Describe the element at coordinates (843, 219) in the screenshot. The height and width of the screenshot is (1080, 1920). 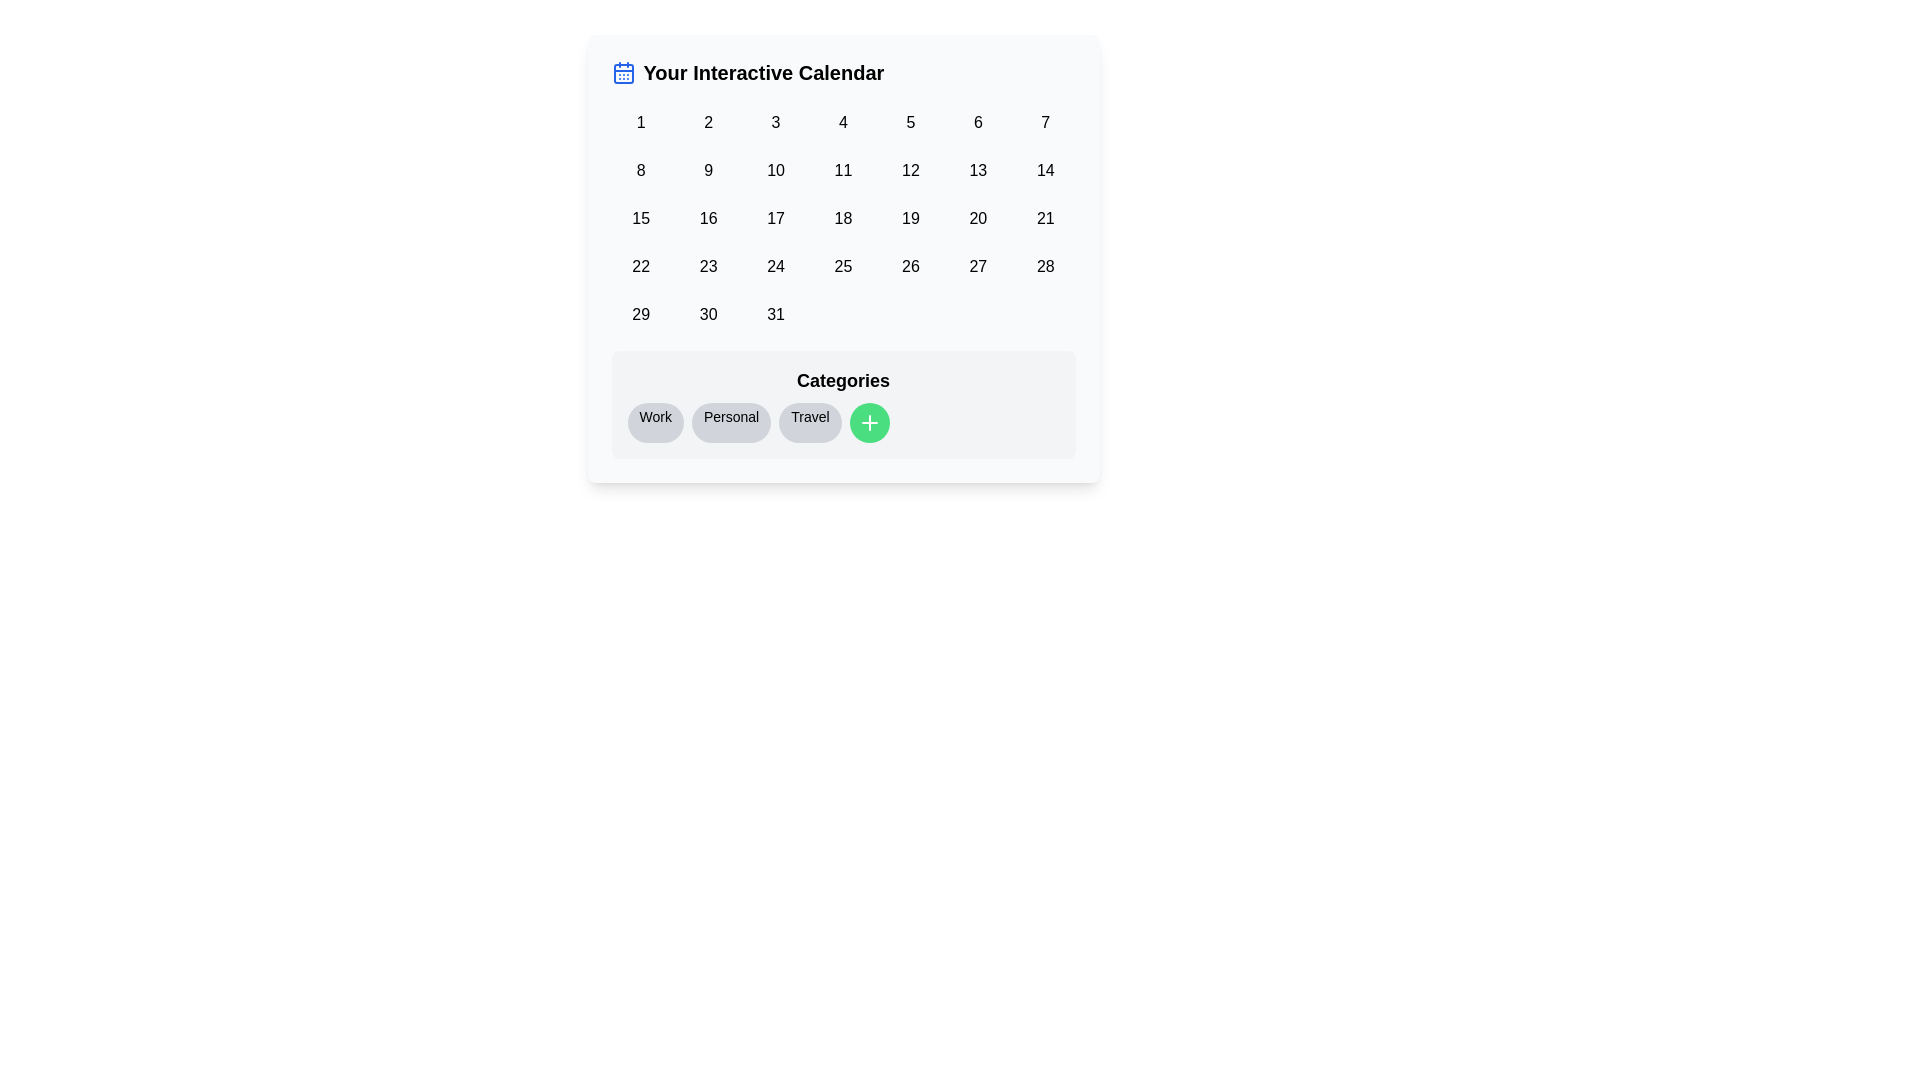
I see `the calendar day button representing the date '18'` at that location.